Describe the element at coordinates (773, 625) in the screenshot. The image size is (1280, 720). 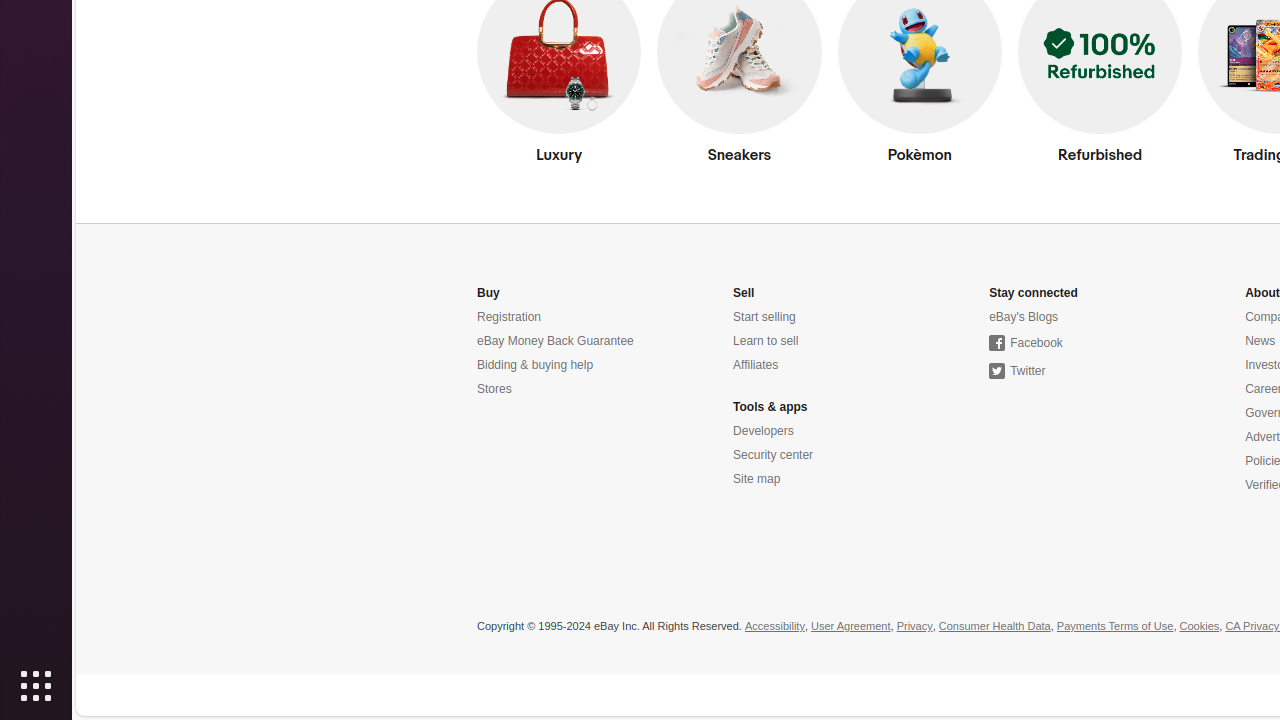
I see `'Accessibility'` at that location.